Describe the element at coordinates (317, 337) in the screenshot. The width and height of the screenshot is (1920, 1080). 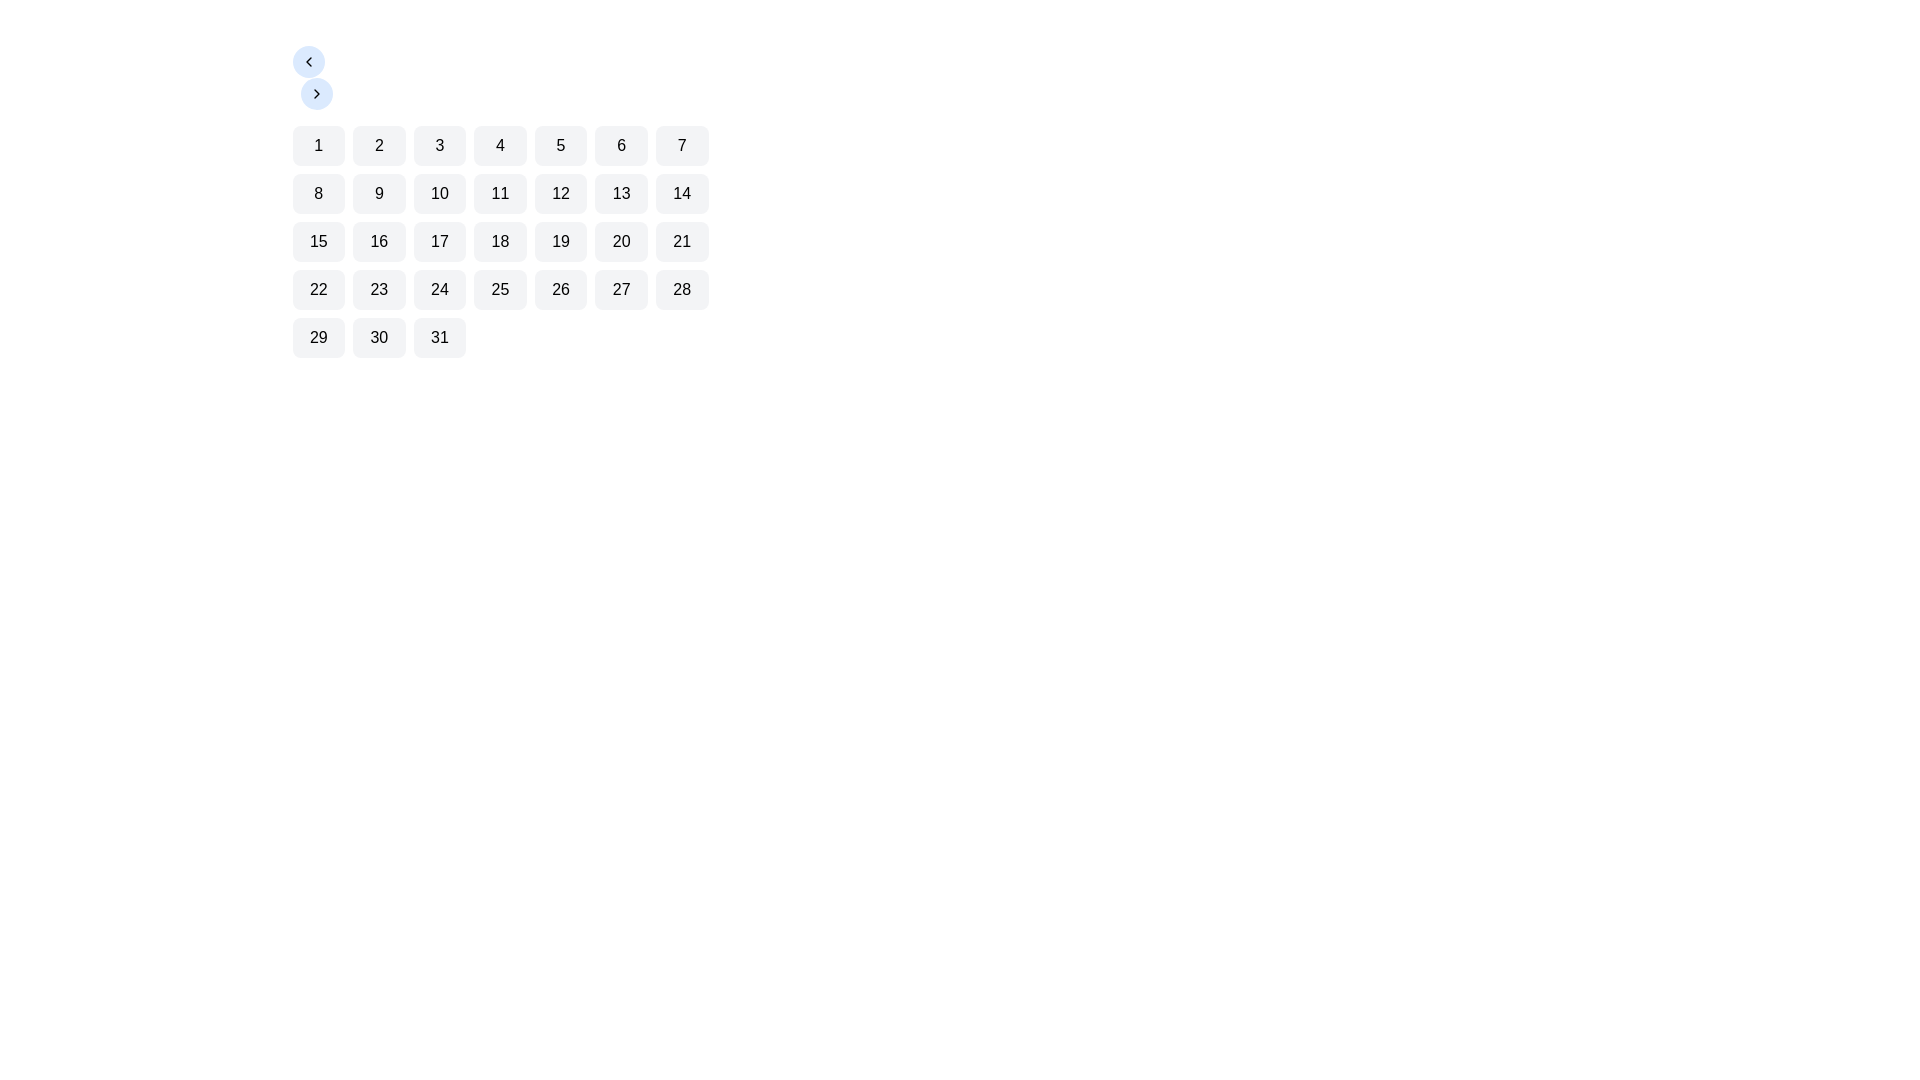
I see `the calendar button representing day '29', located in the last row, first column of the calendar grid` at that location.